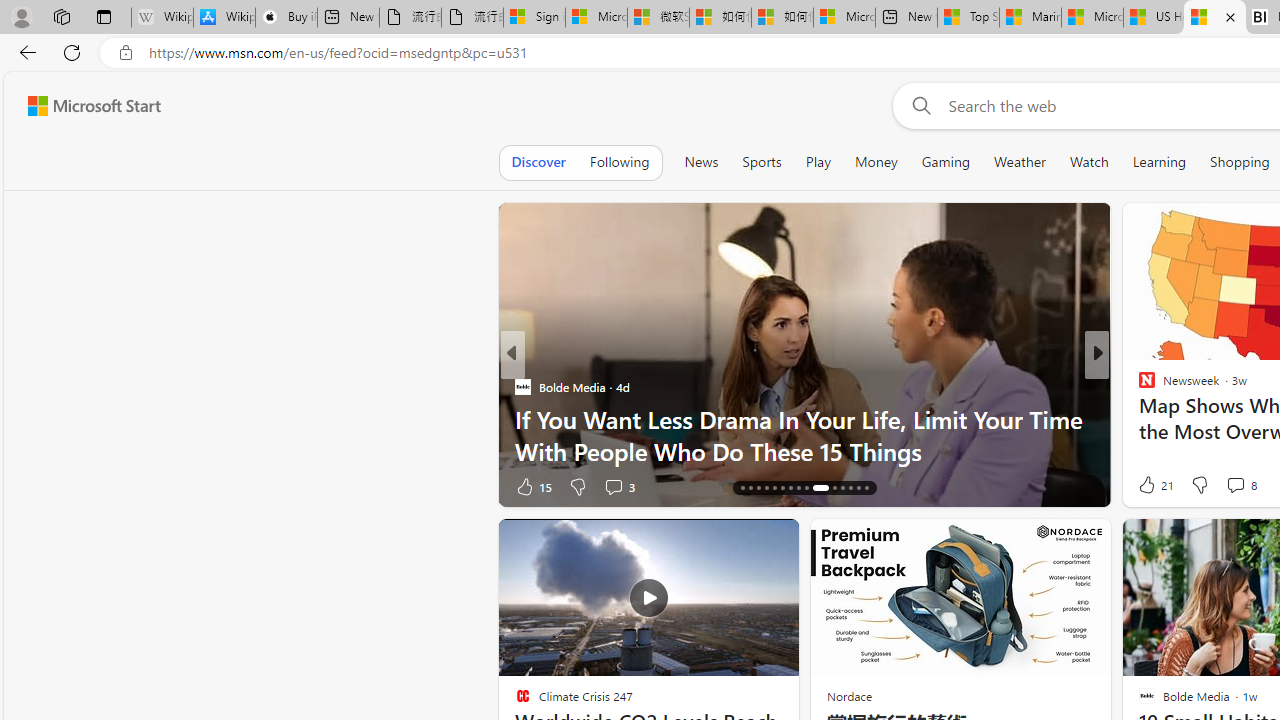  I want to click on 'AutomationID: tab-16', so click(742, 488).